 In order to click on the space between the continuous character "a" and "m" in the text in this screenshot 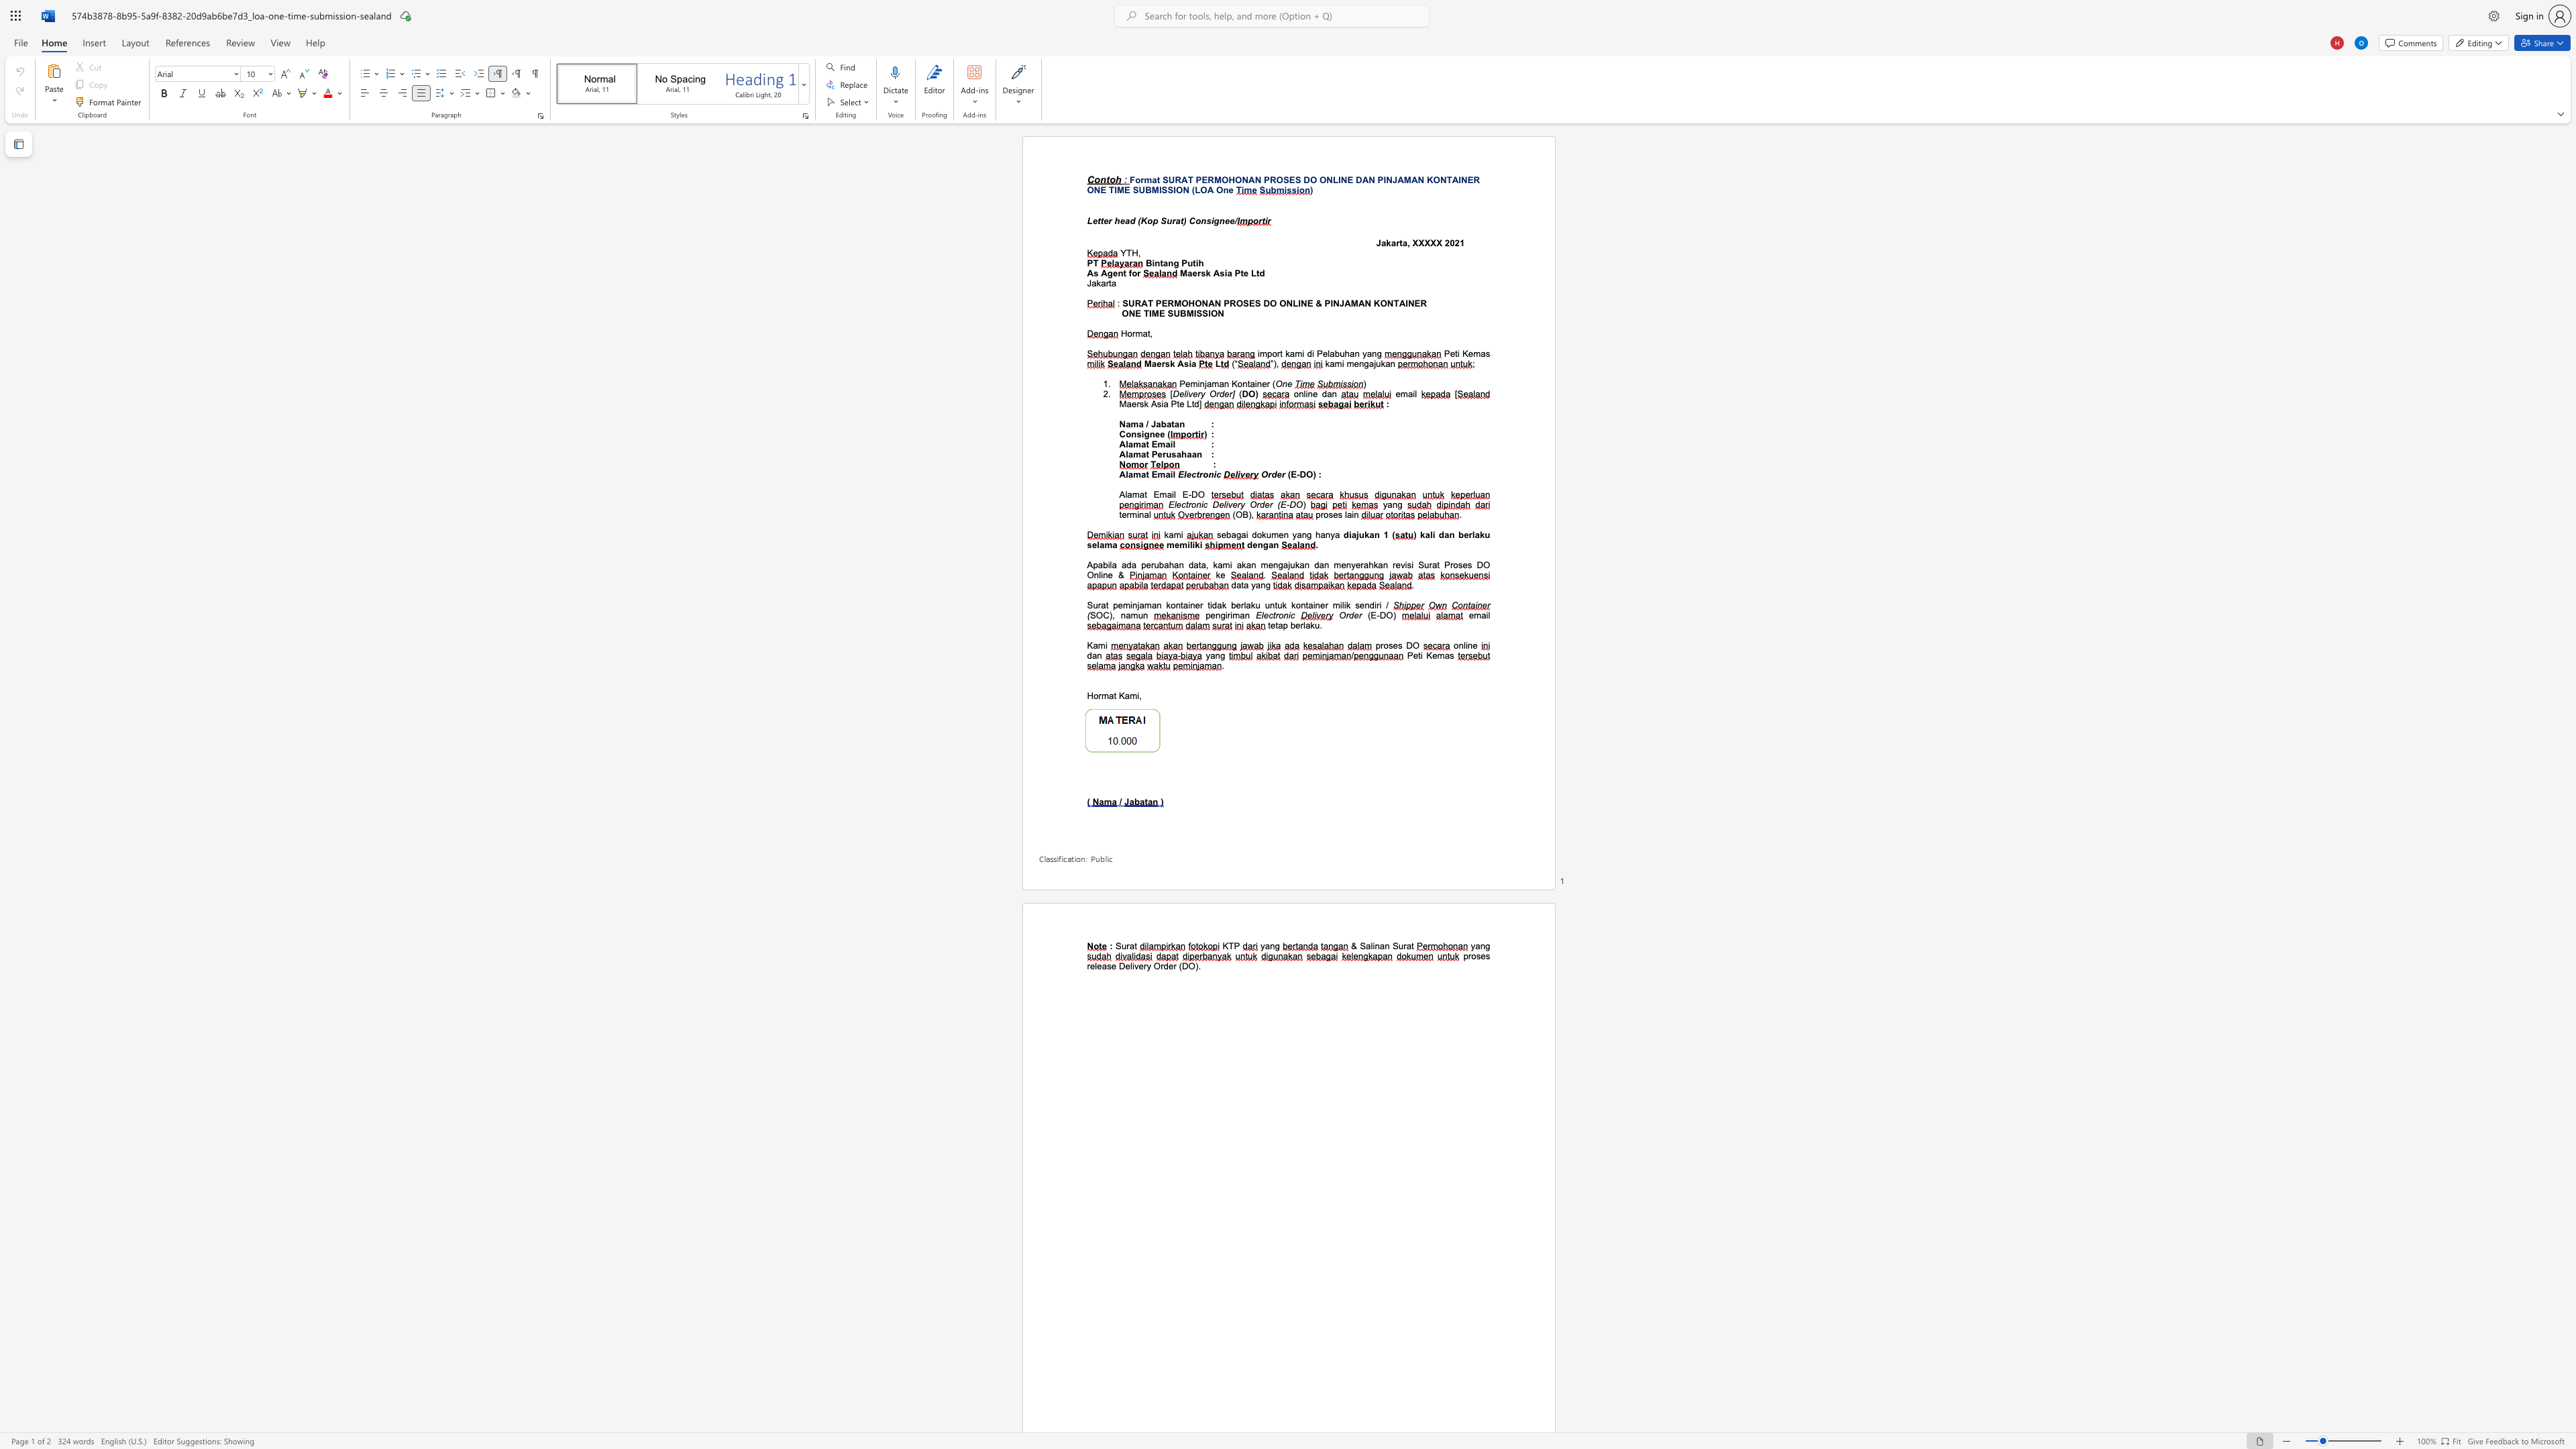, I will do `click(1104, 543)`.